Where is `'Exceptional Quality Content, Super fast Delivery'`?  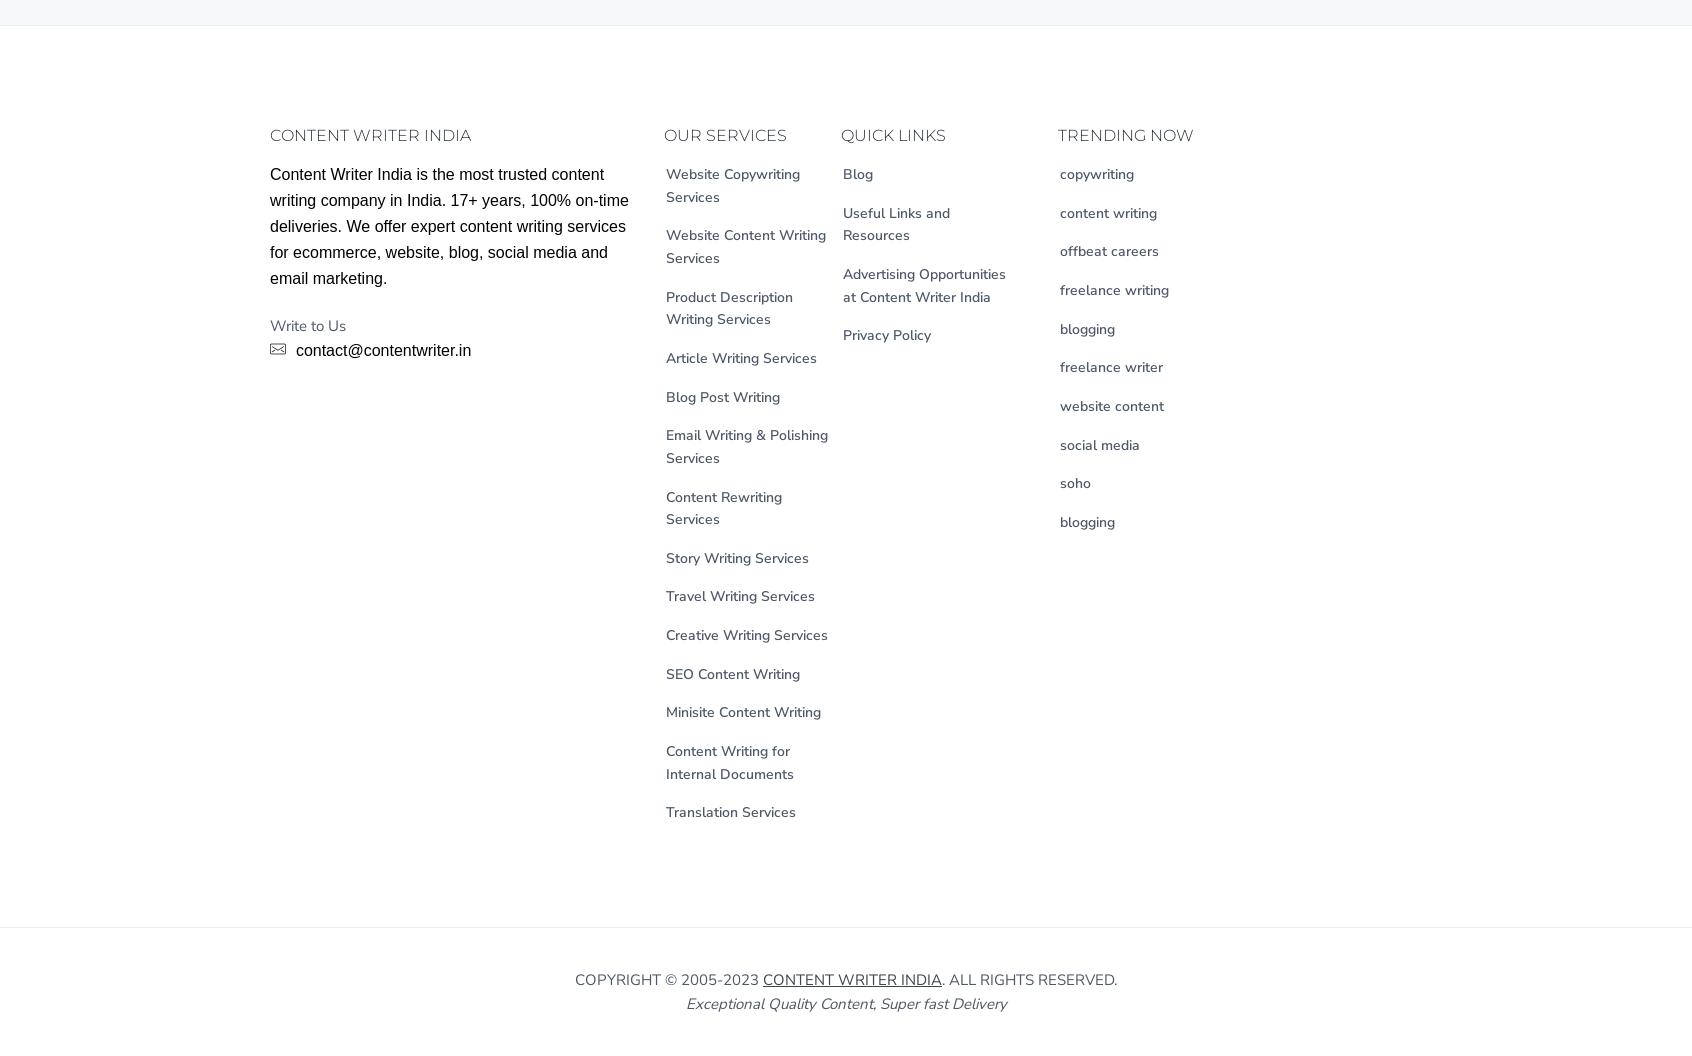
'Exceptional Quality Content, Super fast Delivery' is located at coordinates (684, 1003).